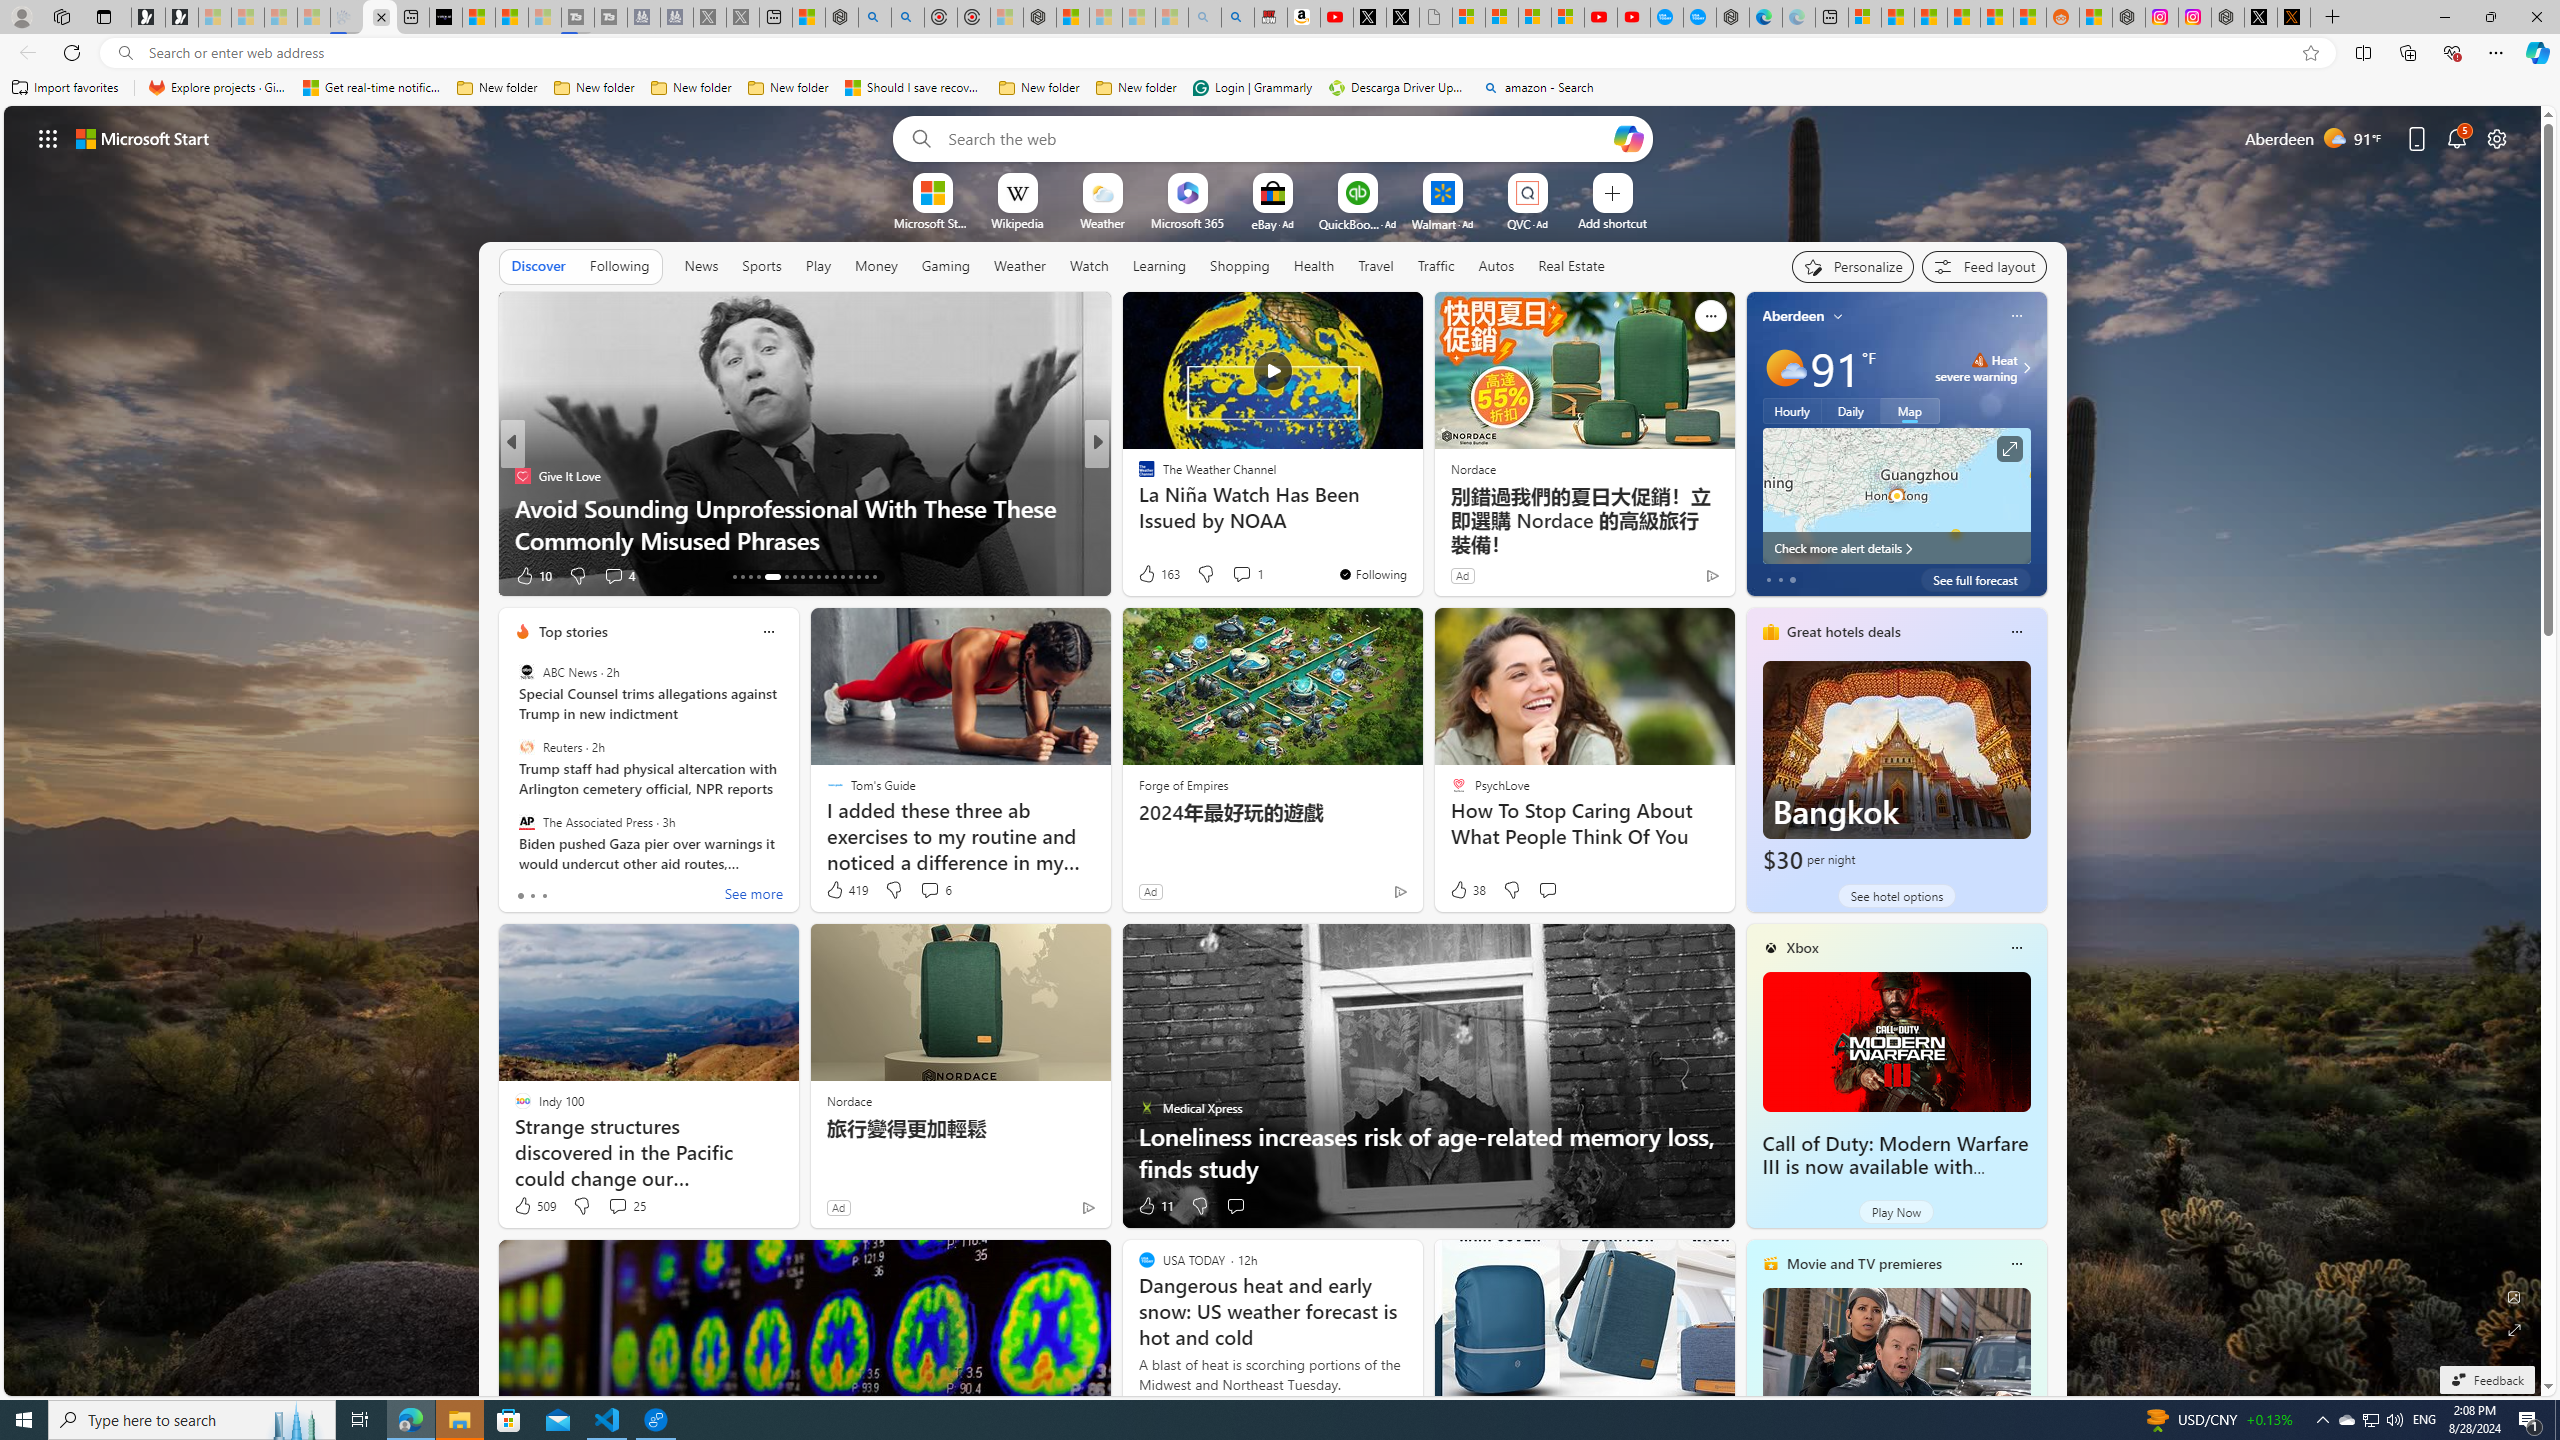 The width and height of the screenshot is (2560, 1440). What do you see at coordinates (816, 577) in the screenshot?
I see `'AutomationID: tab-22'` at bounding box center [816, 577].